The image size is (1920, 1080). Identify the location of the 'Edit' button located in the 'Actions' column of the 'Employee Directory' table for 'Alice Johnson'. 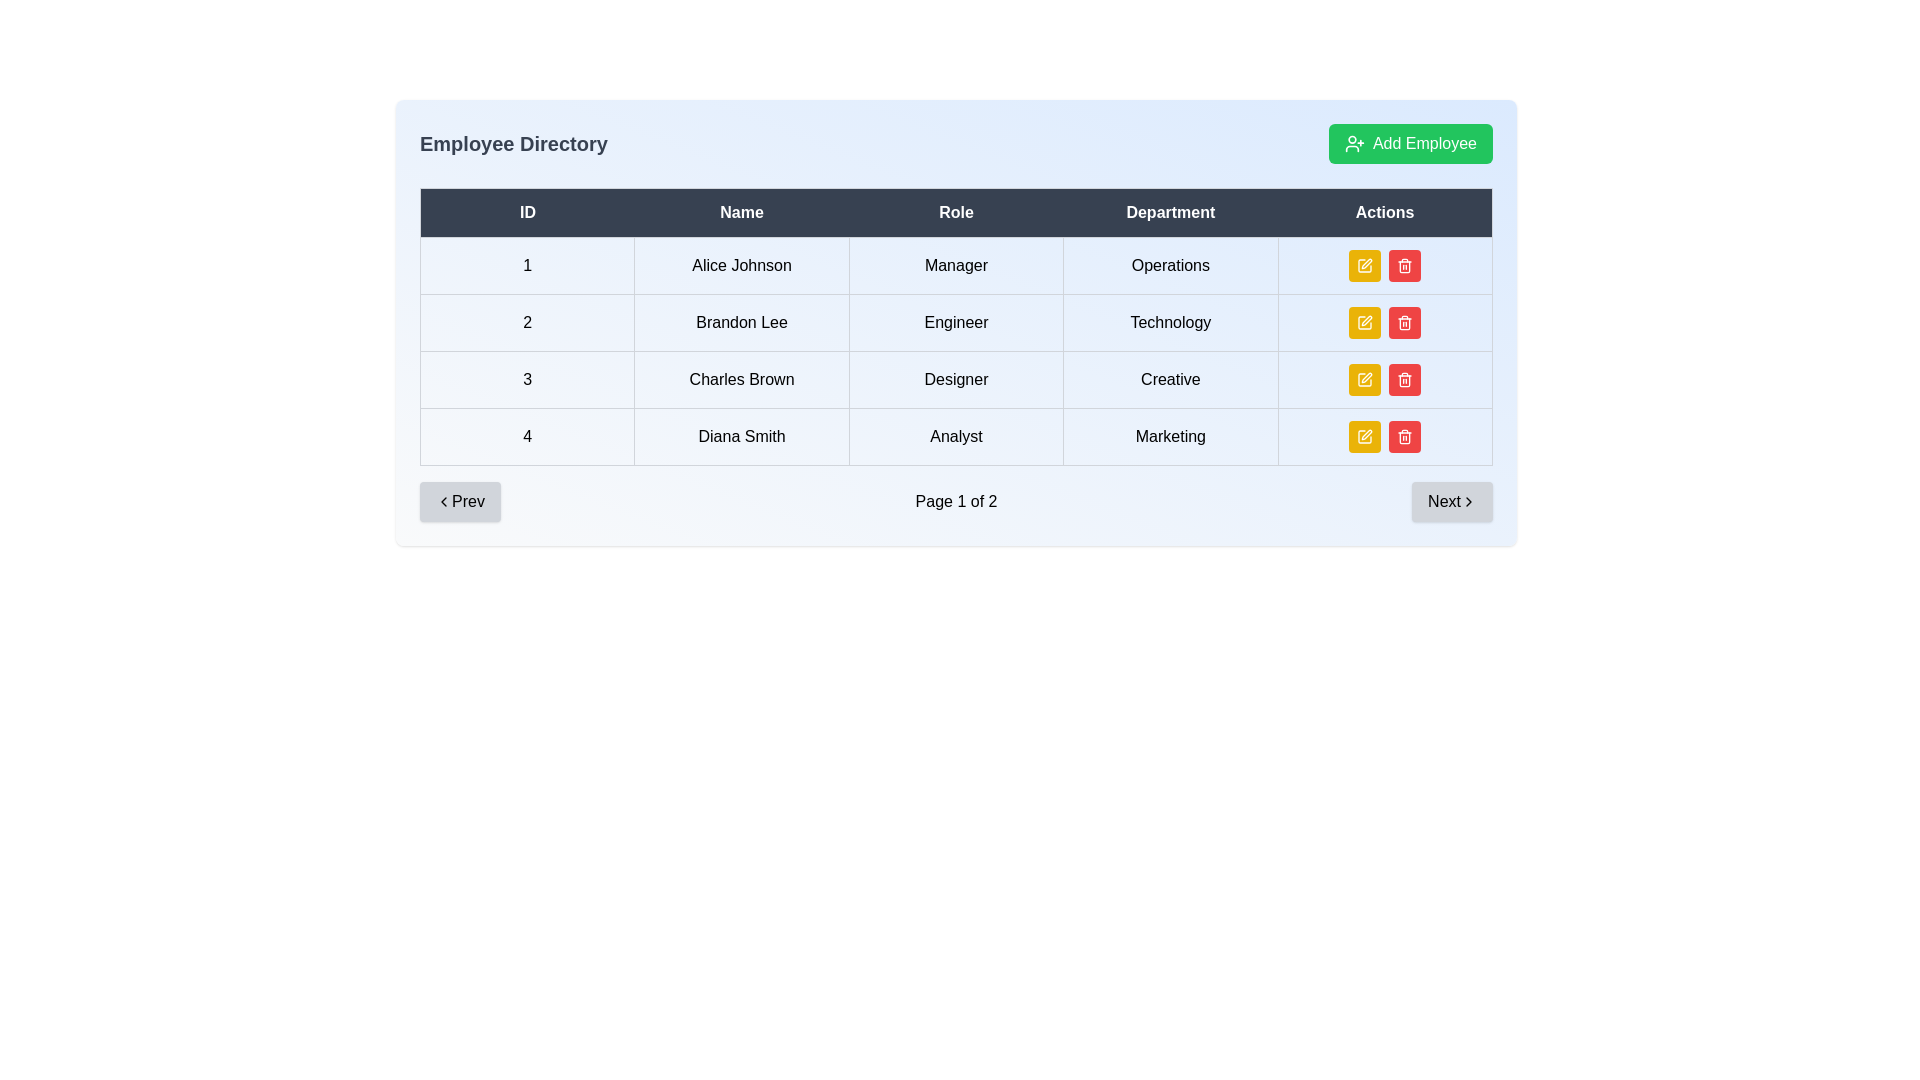
(1364, 265).